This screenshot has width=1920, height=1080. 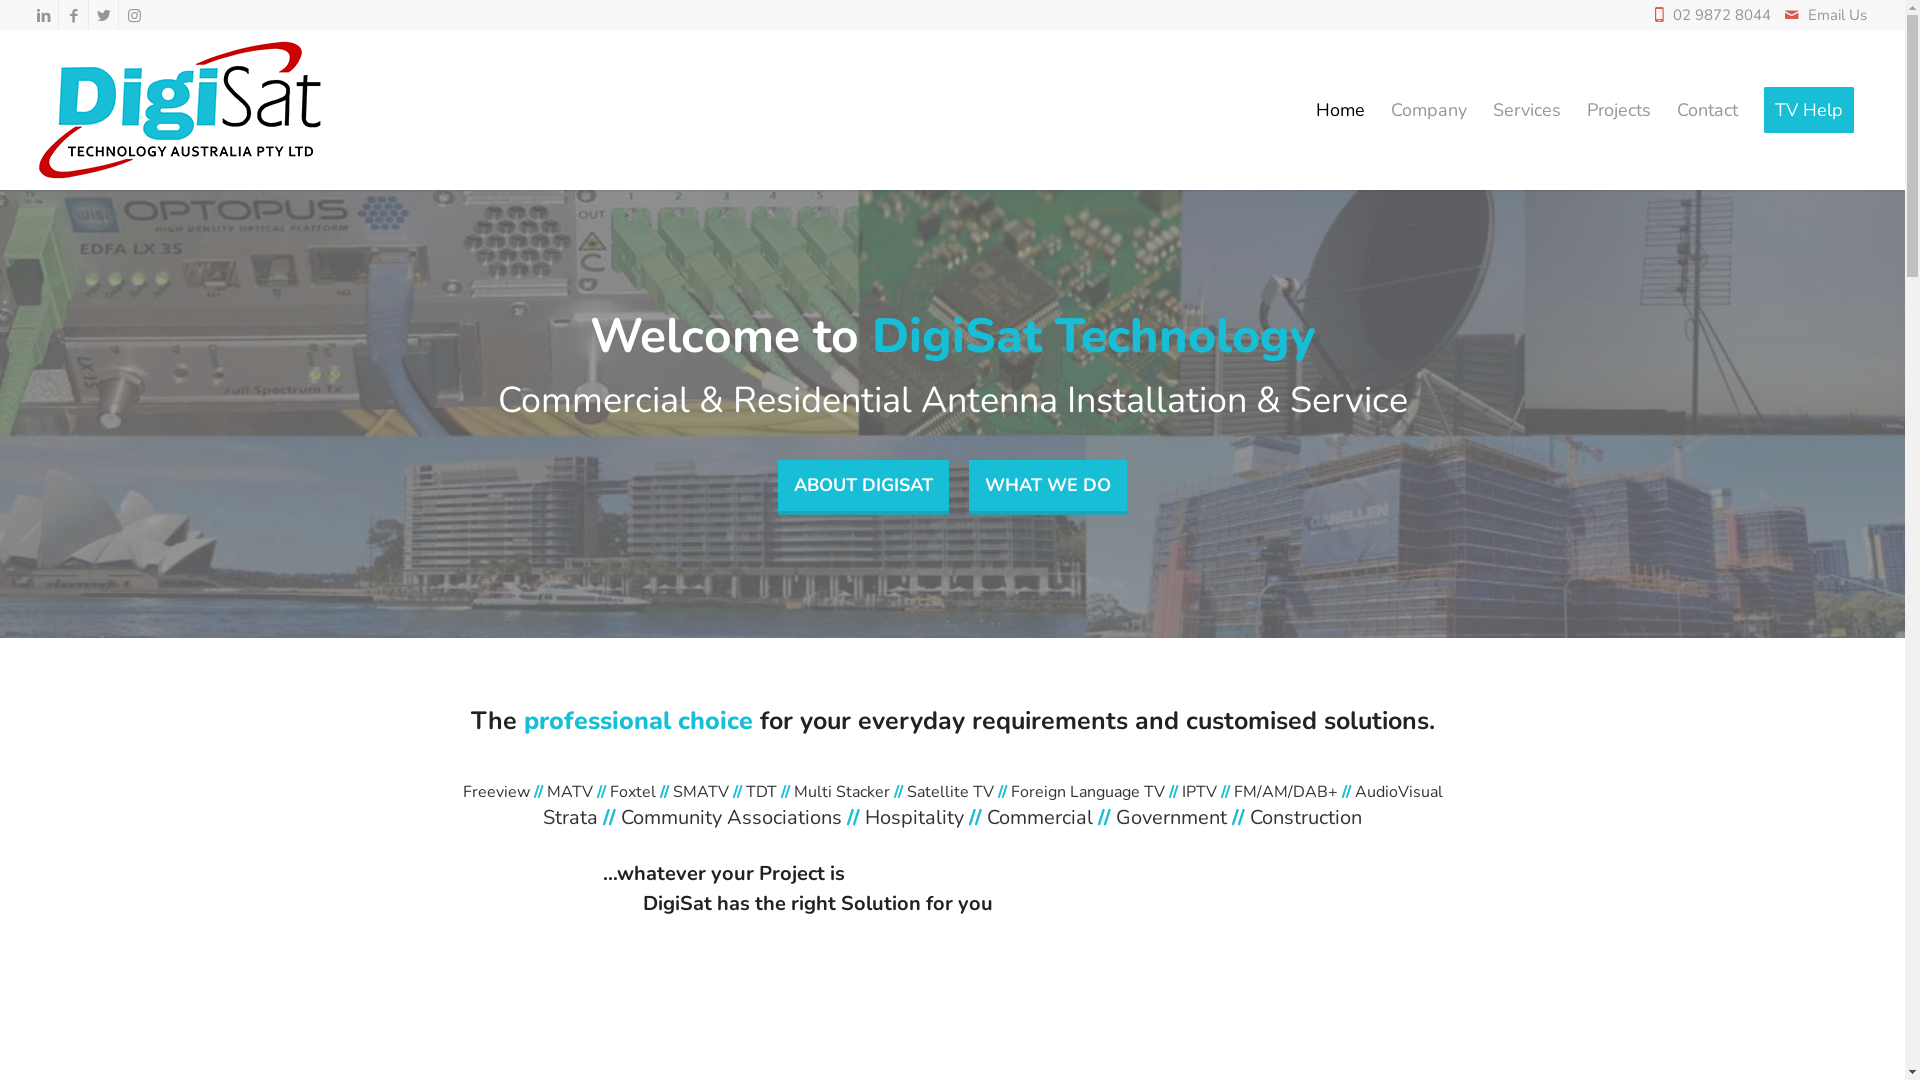 I want to click on 'Digisat-Logo', so click(x=182, y=110).